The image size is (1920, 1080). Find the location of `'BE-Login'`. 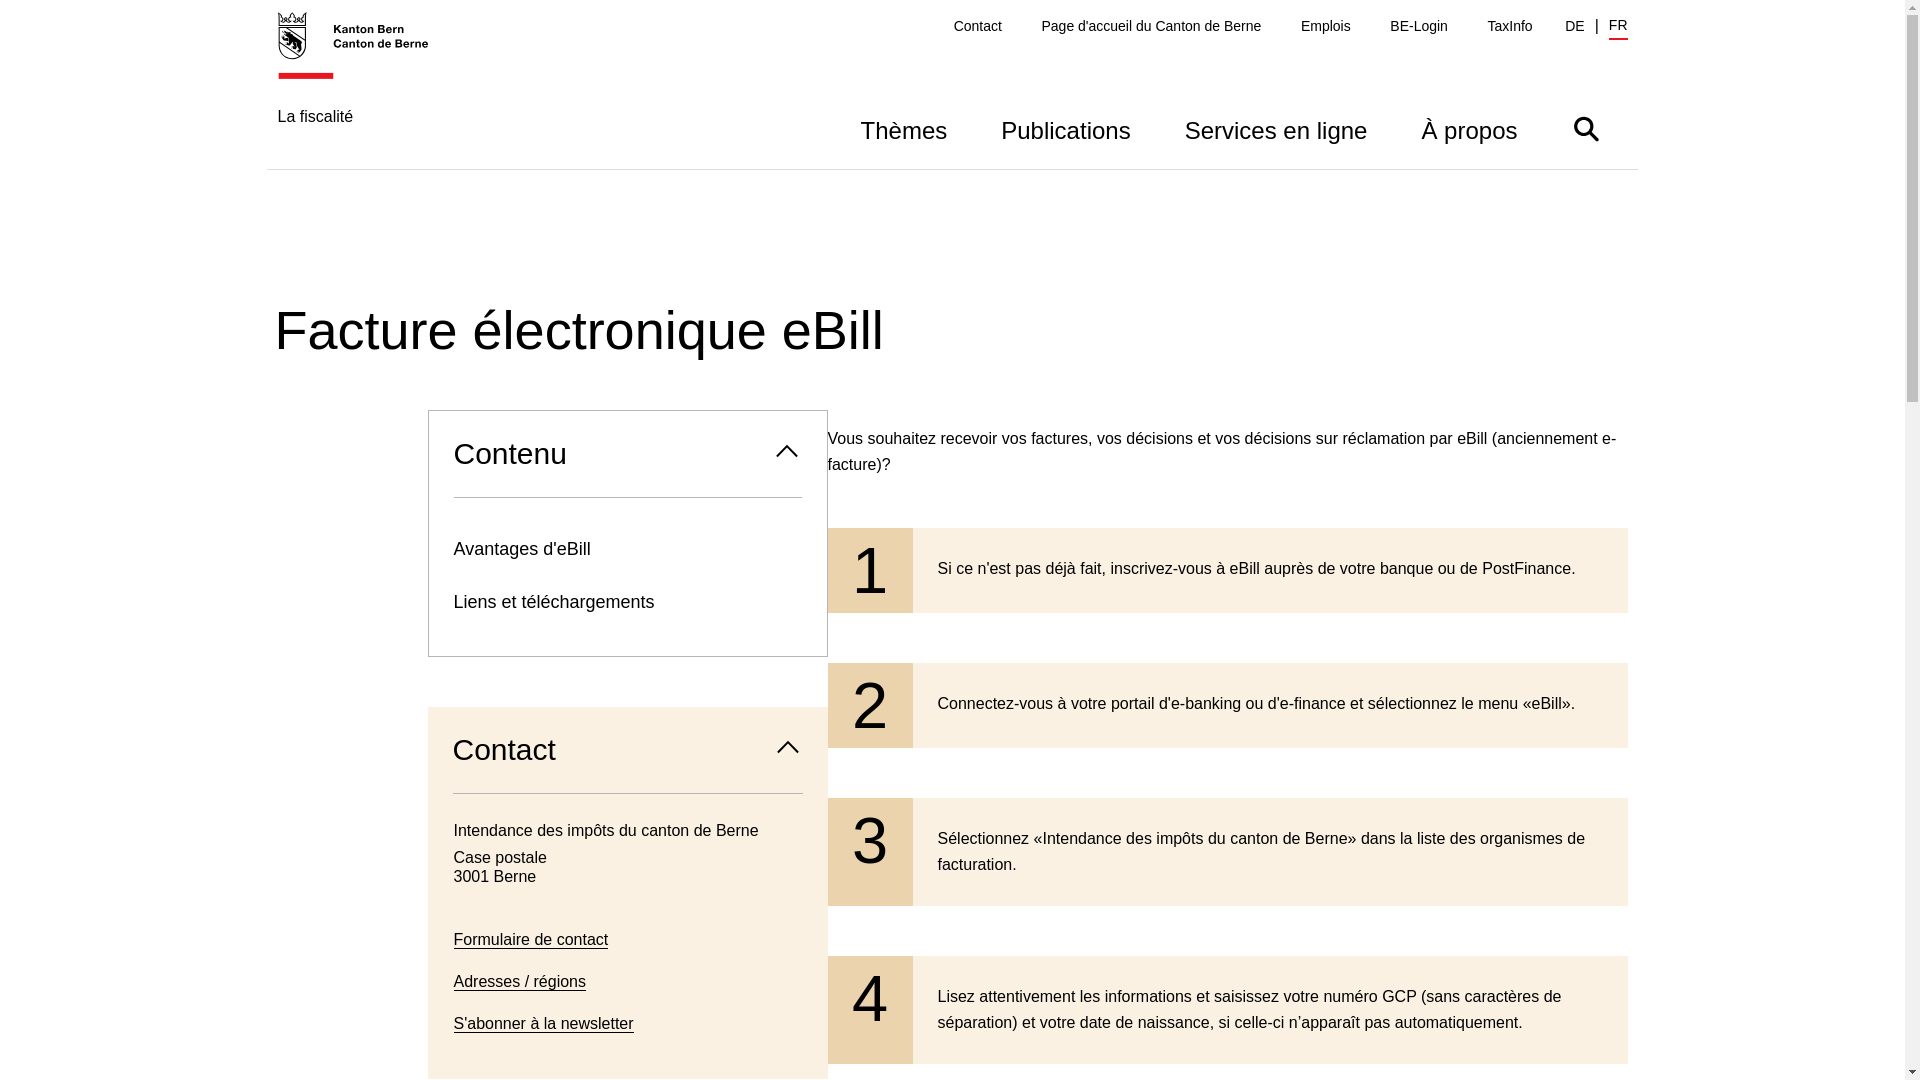

'BE-Login' is located at coordinates (1418, 26).